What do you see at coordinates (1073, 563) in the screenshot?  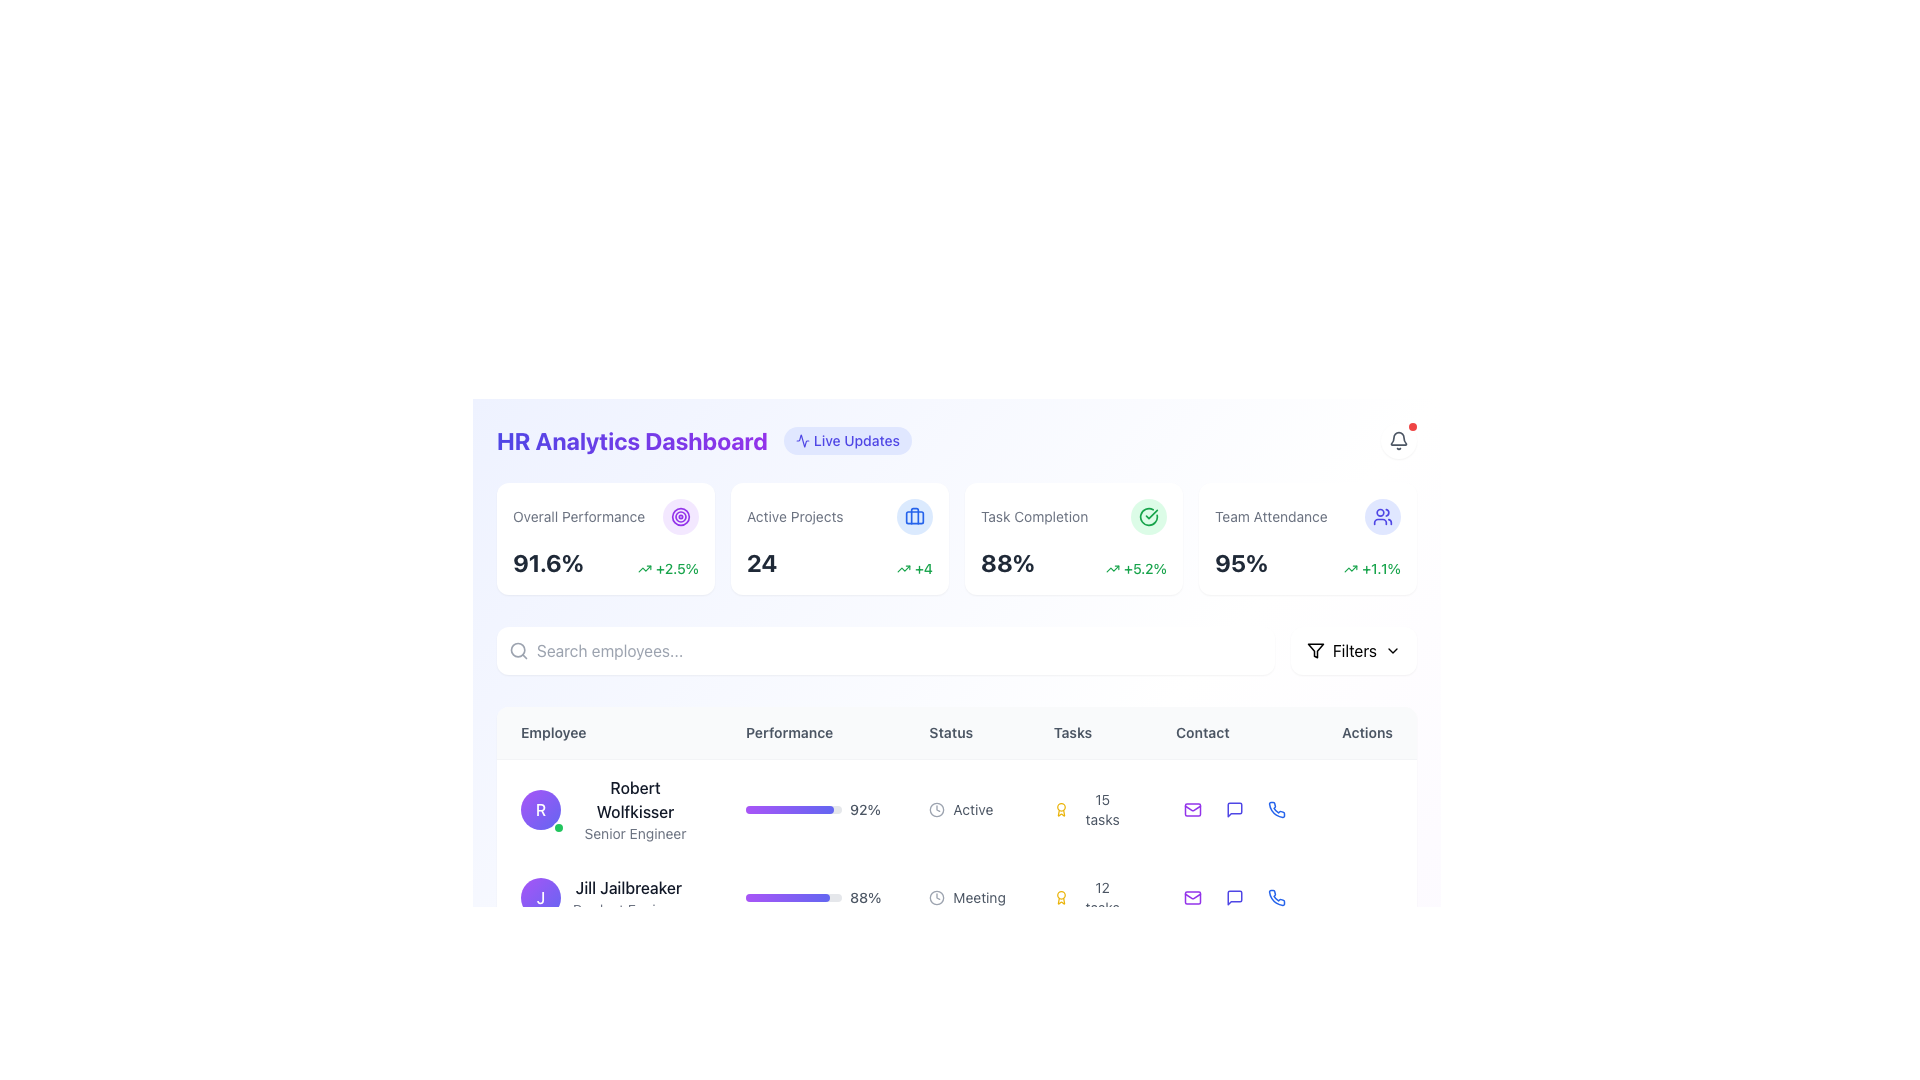 I see `displayed task completion rate metric, which shows the percentage and trend indicator within the 'Task Completion' card` at bounding box center [1073, 563].